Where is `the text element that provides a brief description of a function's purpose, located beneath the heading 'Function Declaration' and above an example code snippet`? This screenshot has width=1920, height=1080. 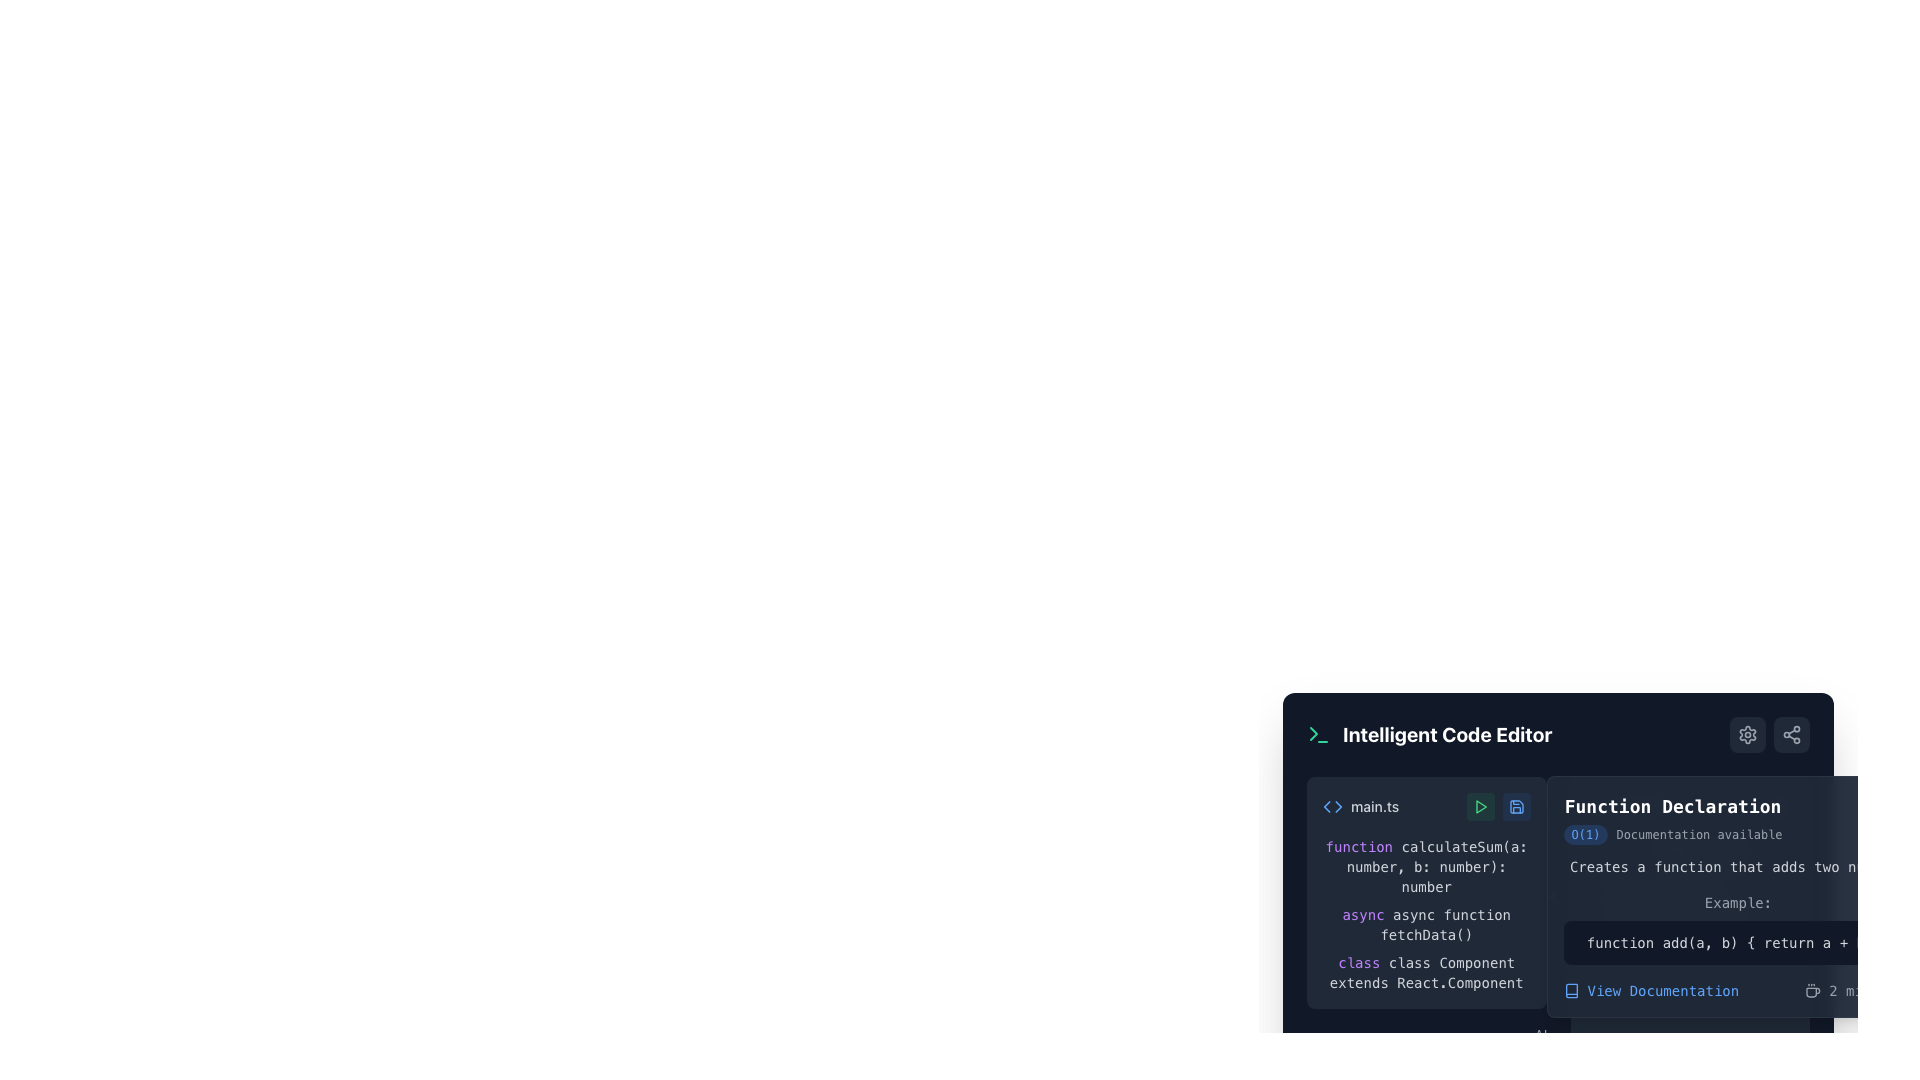
the text element that provides a brief description of a function's purpose, located beneath the heading 'Function Declaration' and above an example code snippet is located at coordinates (1737, 866).